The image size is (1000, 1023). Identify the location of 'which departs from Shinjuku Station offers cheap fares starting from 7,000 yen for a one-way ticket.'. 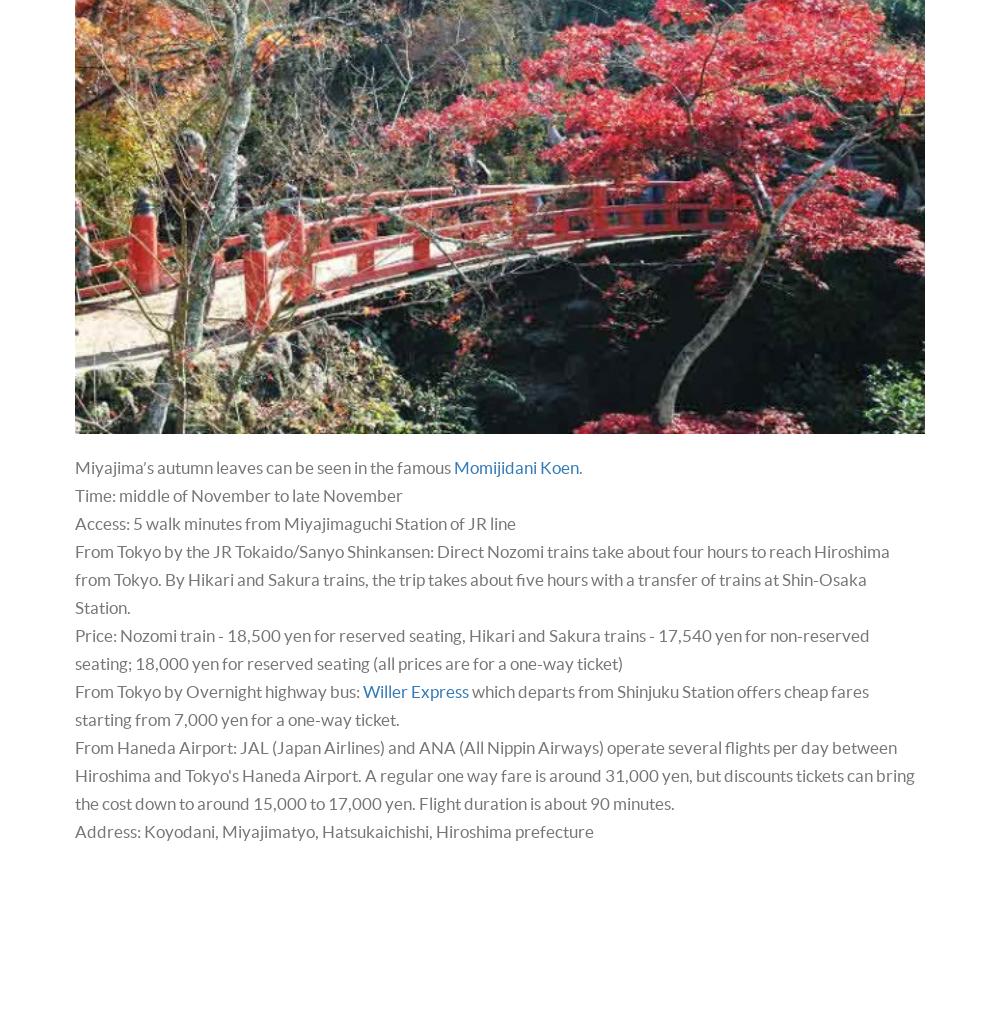
(74, 704).